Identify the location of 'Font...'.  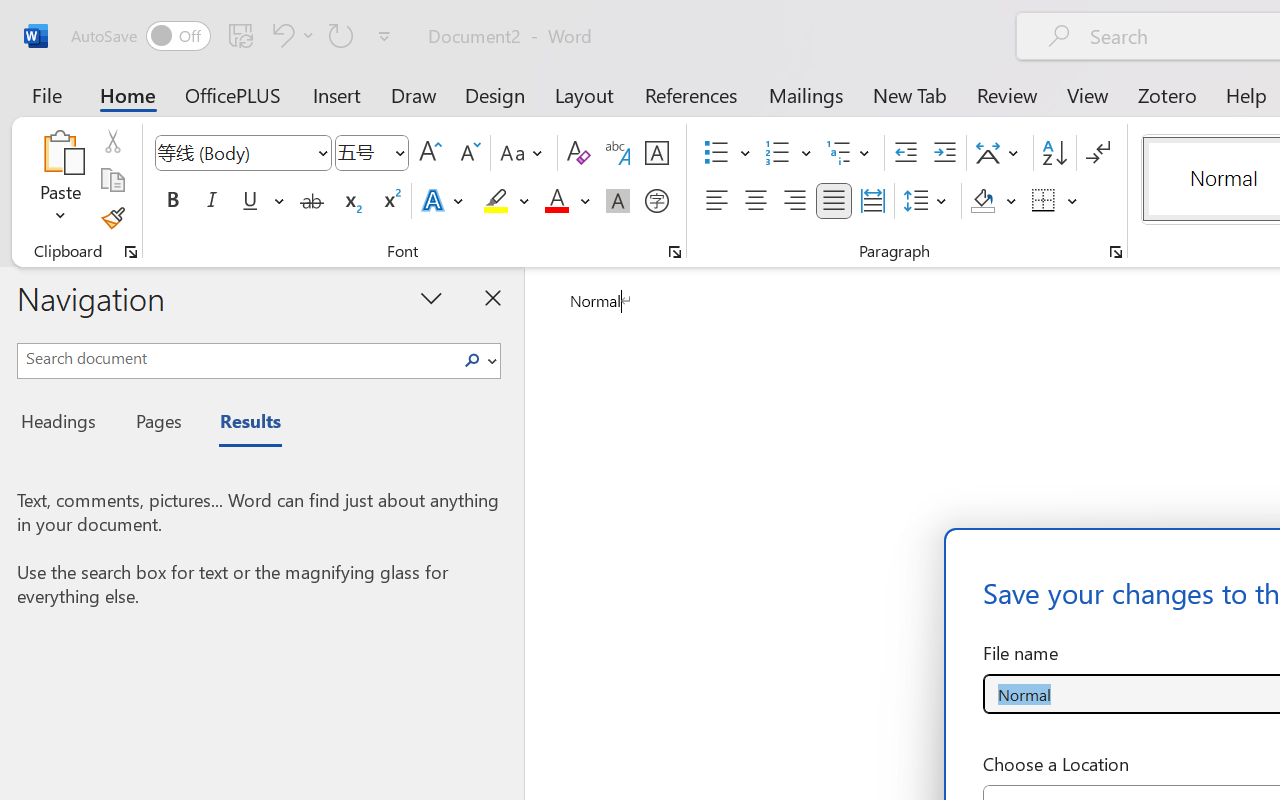
(675, 251).